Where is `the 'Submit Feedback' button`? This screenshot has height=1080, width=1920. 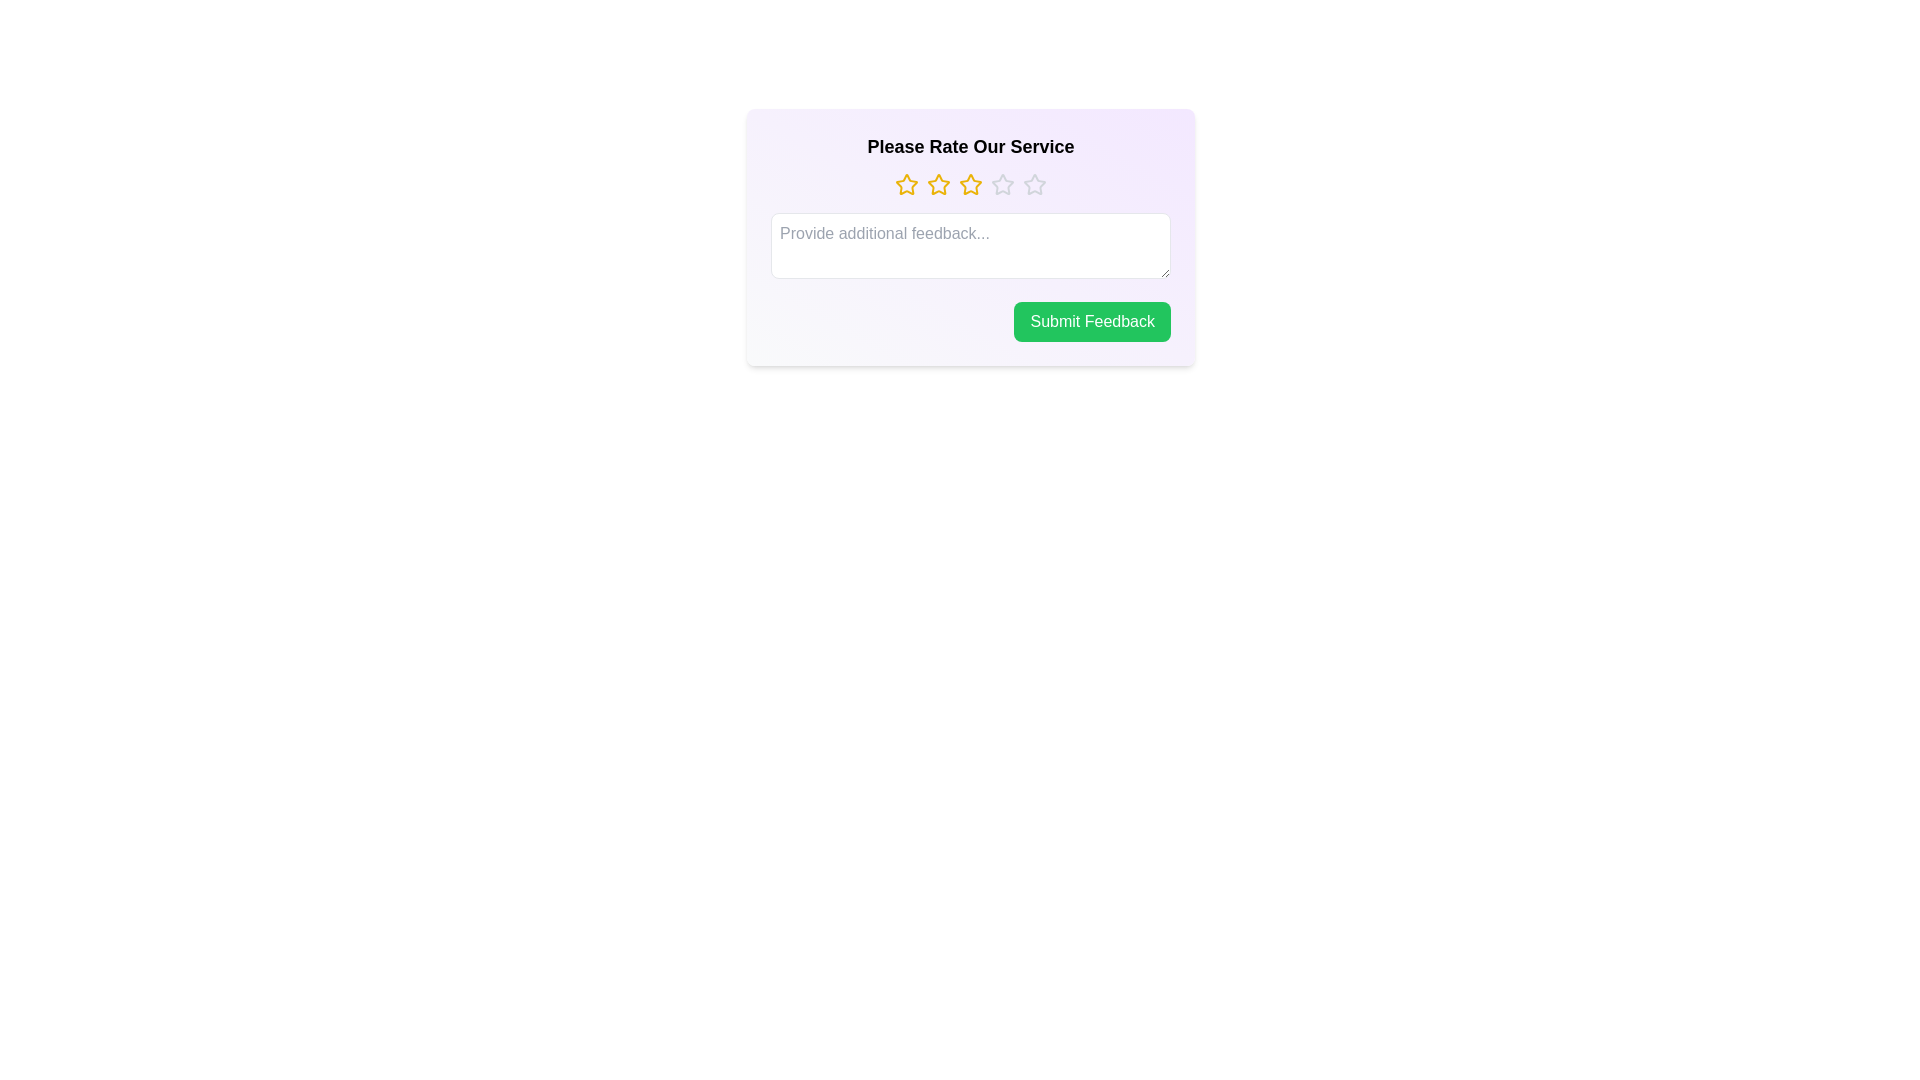
the 'Submit Feedback' button is located at coordinates (1091, 320).